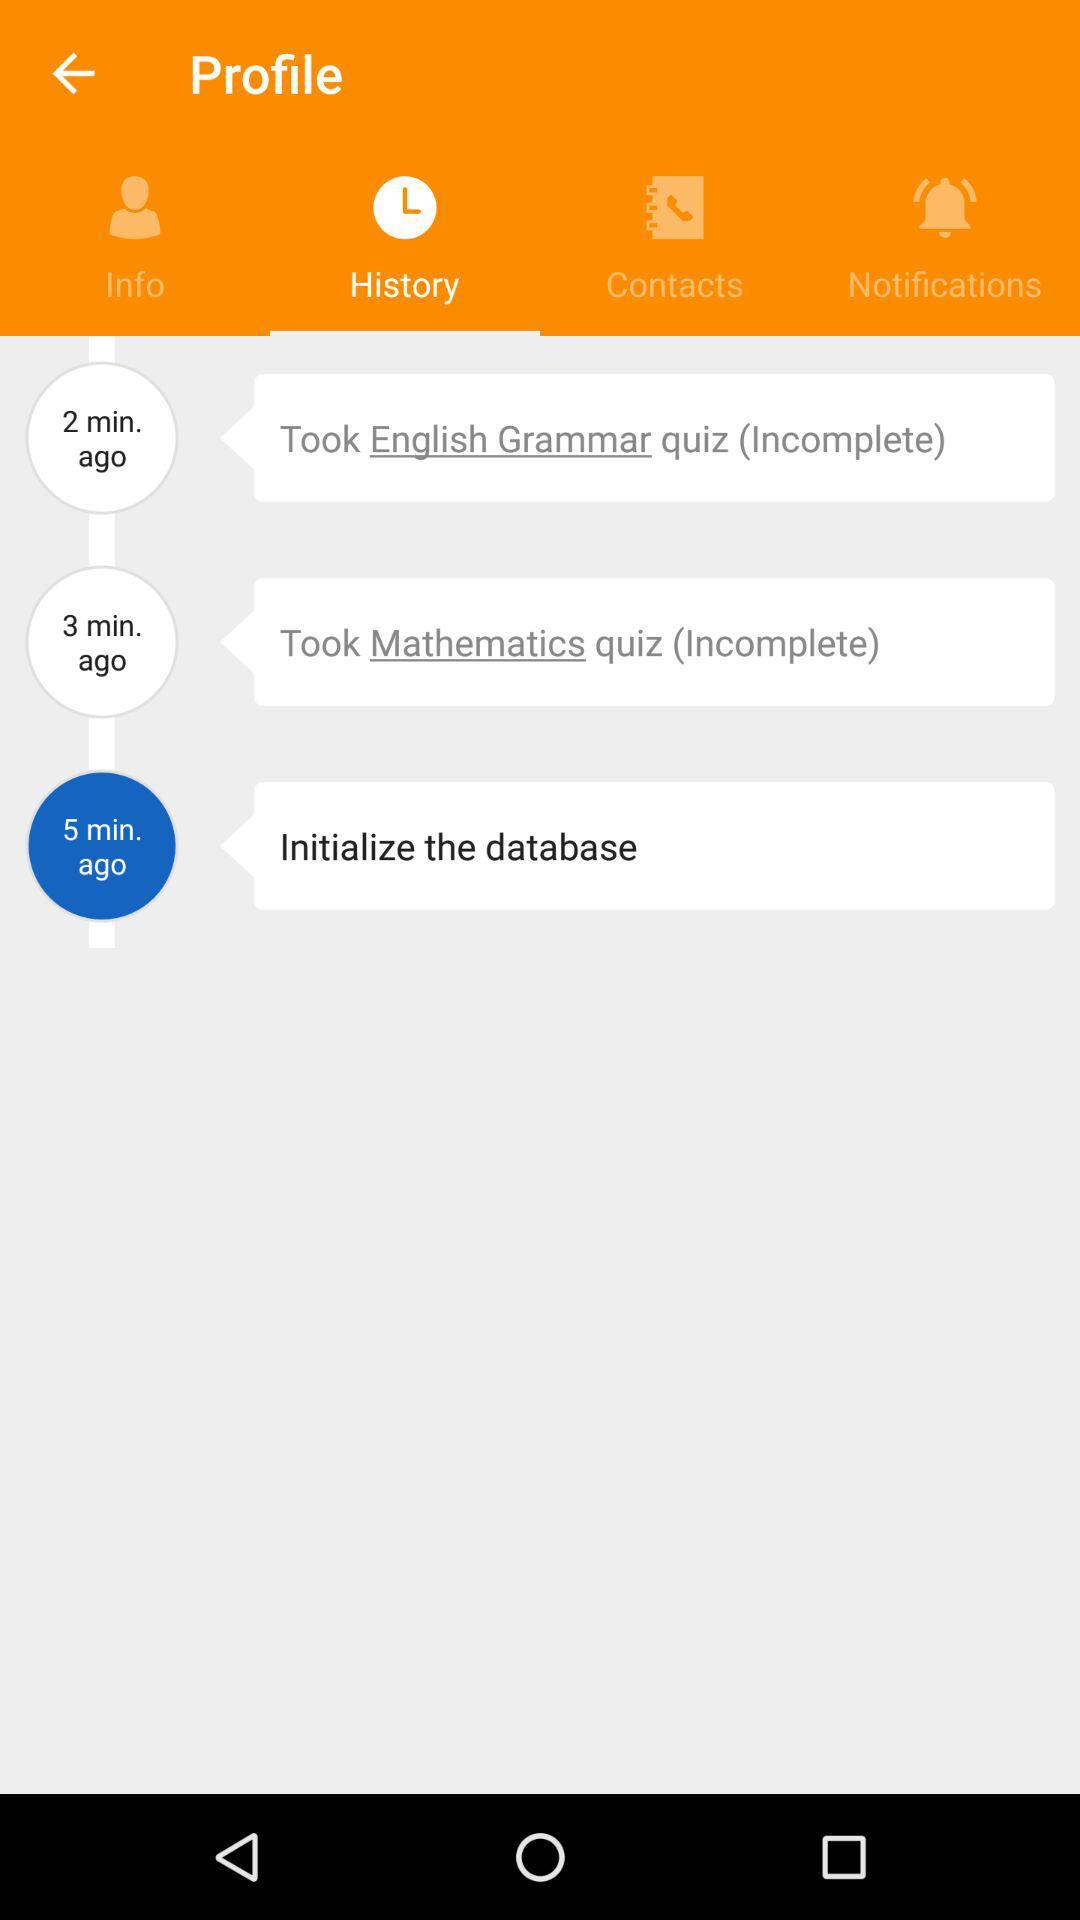 This screenshot has width=1080, height=1920. Describe the element at coordinates (654, 436) in the screenshot. I see `the took english grammar app` at that location.